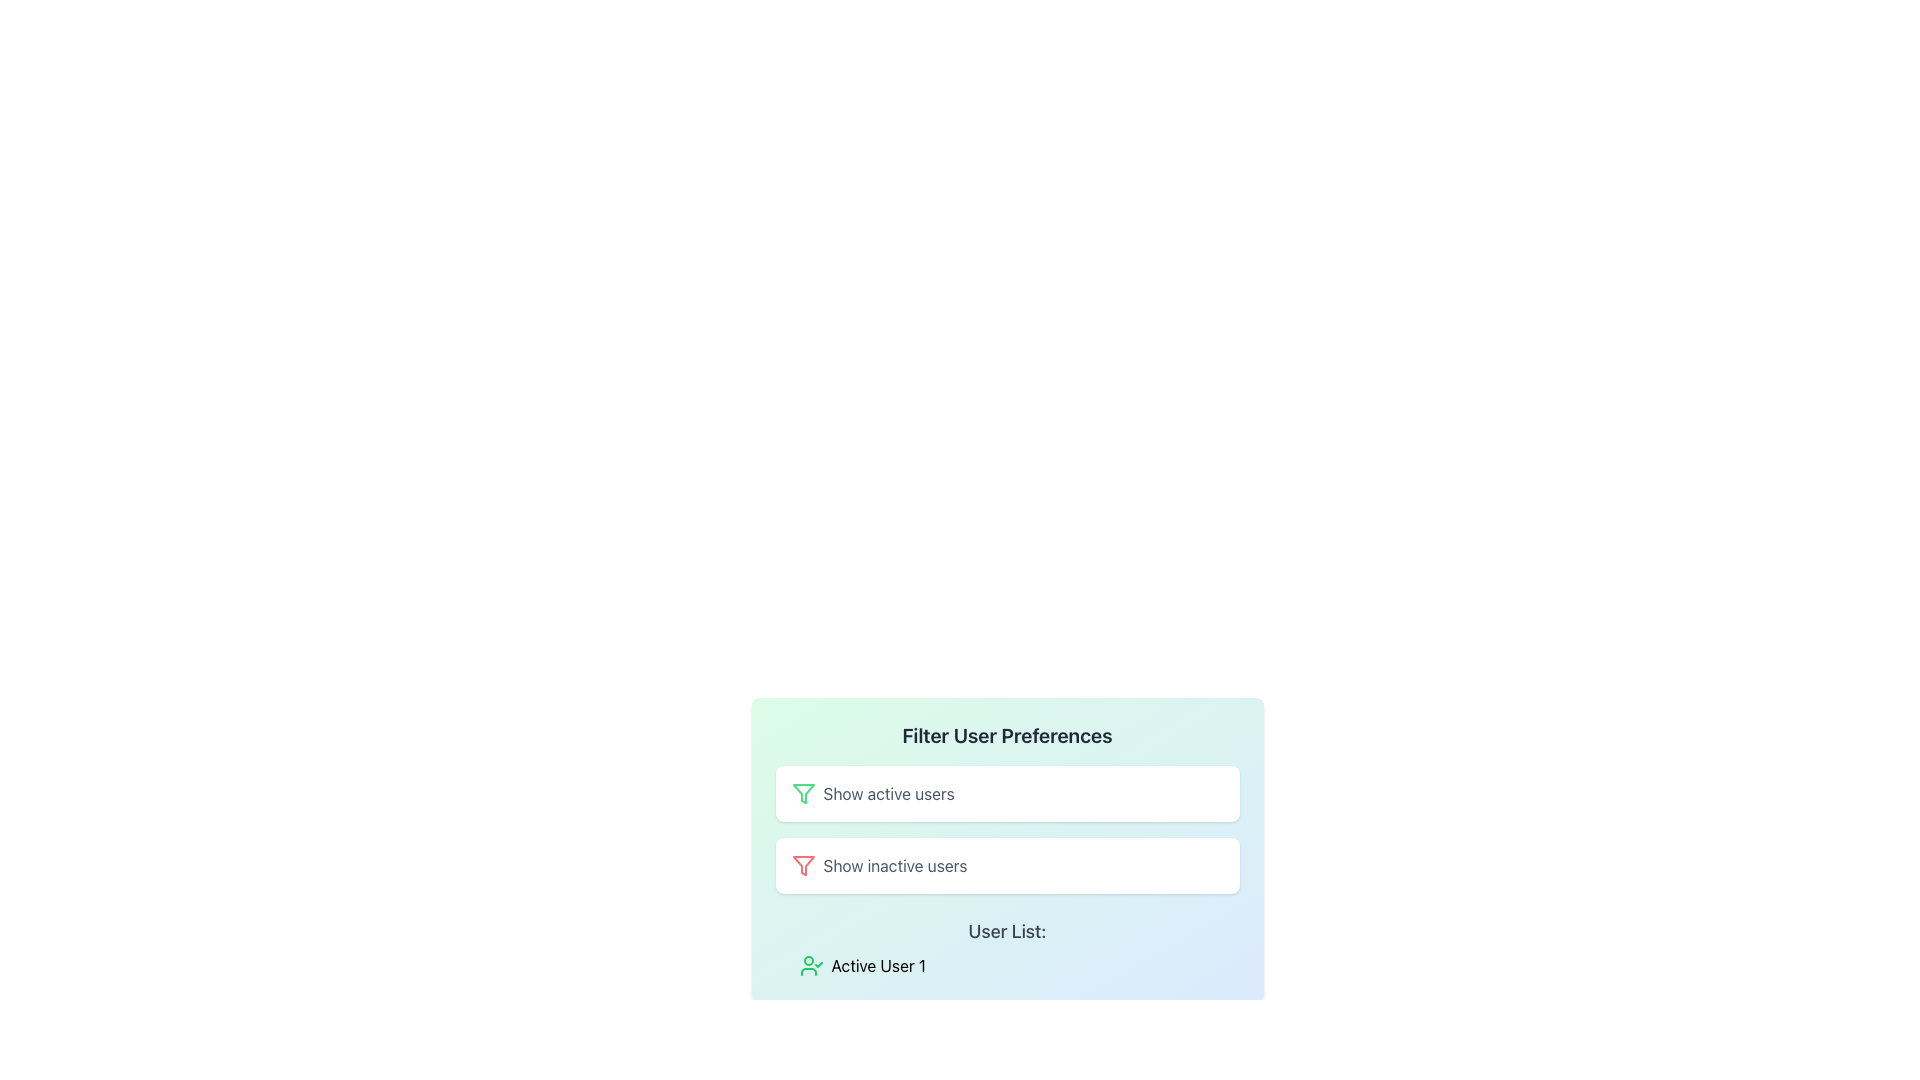  Describe the element at coordinates (803, 865) in the screenshot. I see `the filtering icon for inactive users located in the 'Filter User Preferences' section, specifically in the second row next to the 'Show inactive users' label` at that location.